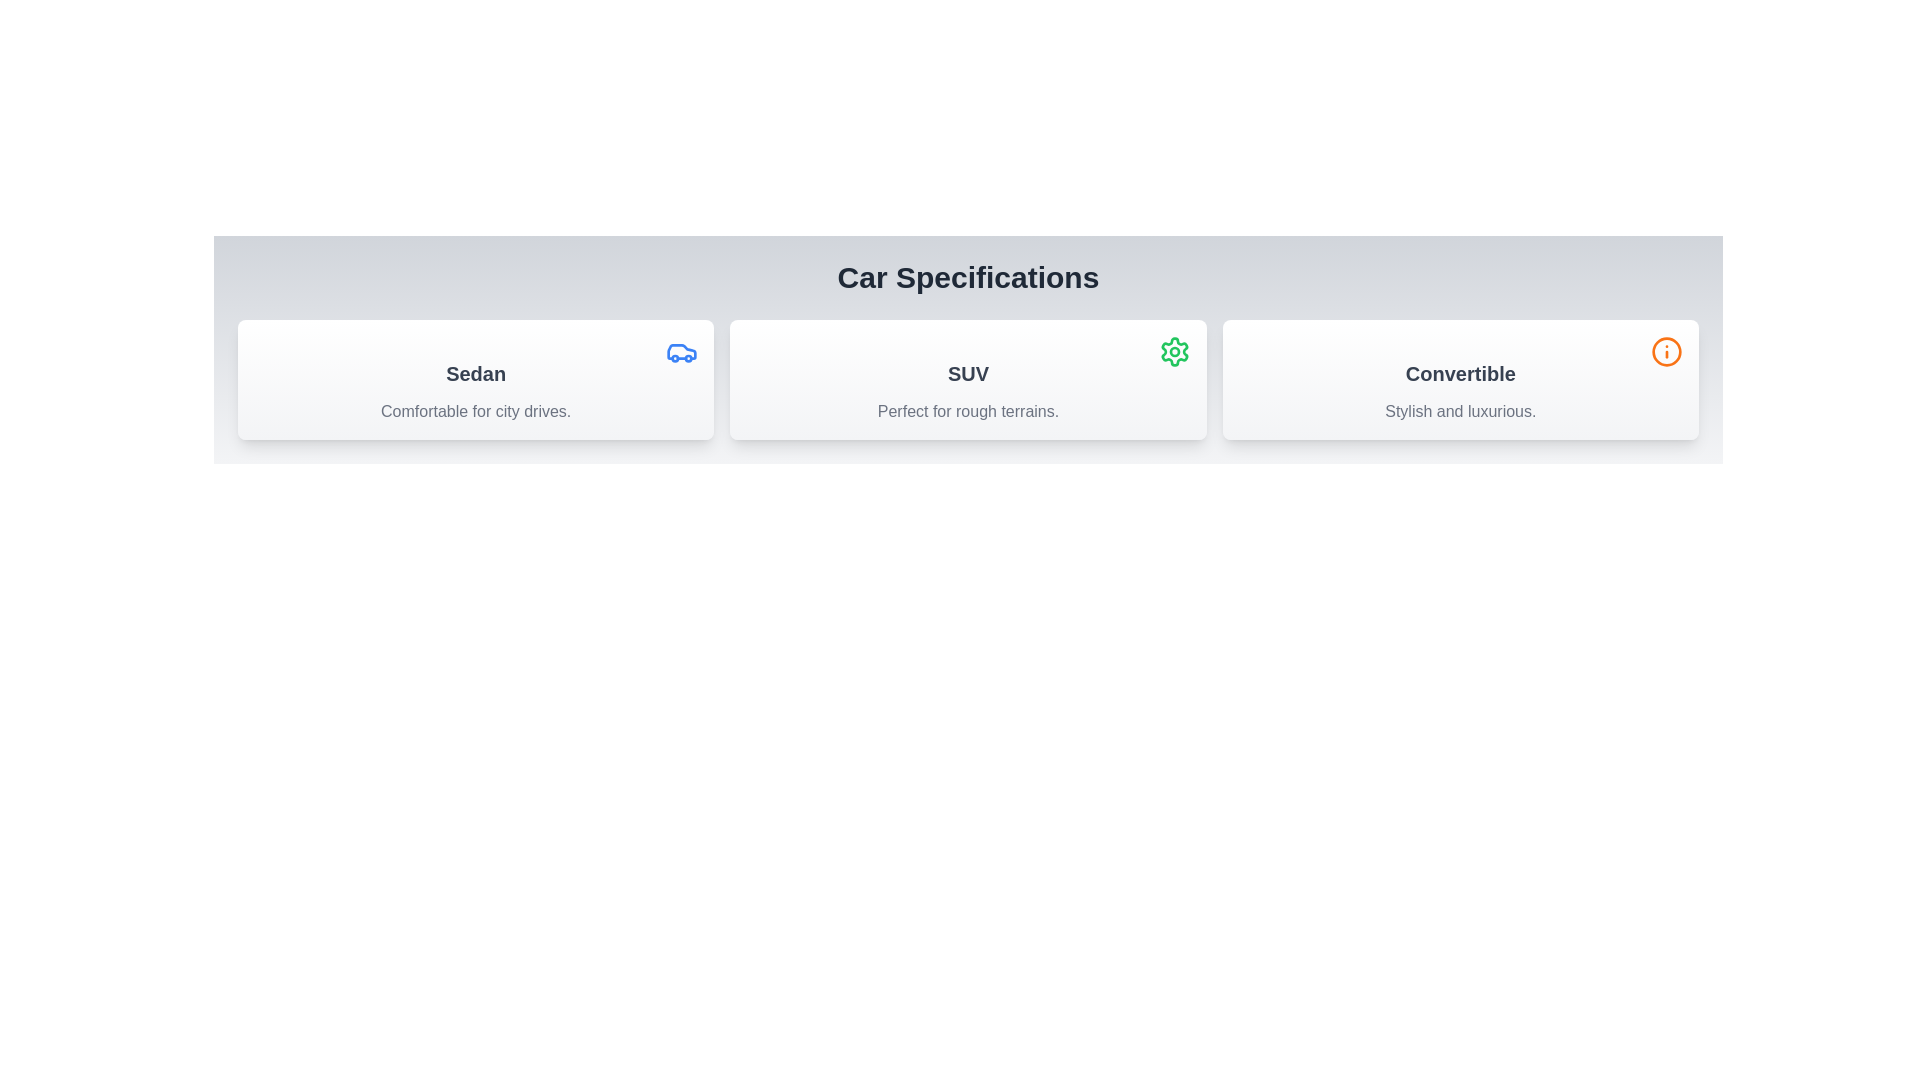 The width and height of the screenshot is (1920, 1080). I want to click on the card labeled 'Sedan' by clicking on the icon located in the upper-right corner of the card, so click(682, 350).